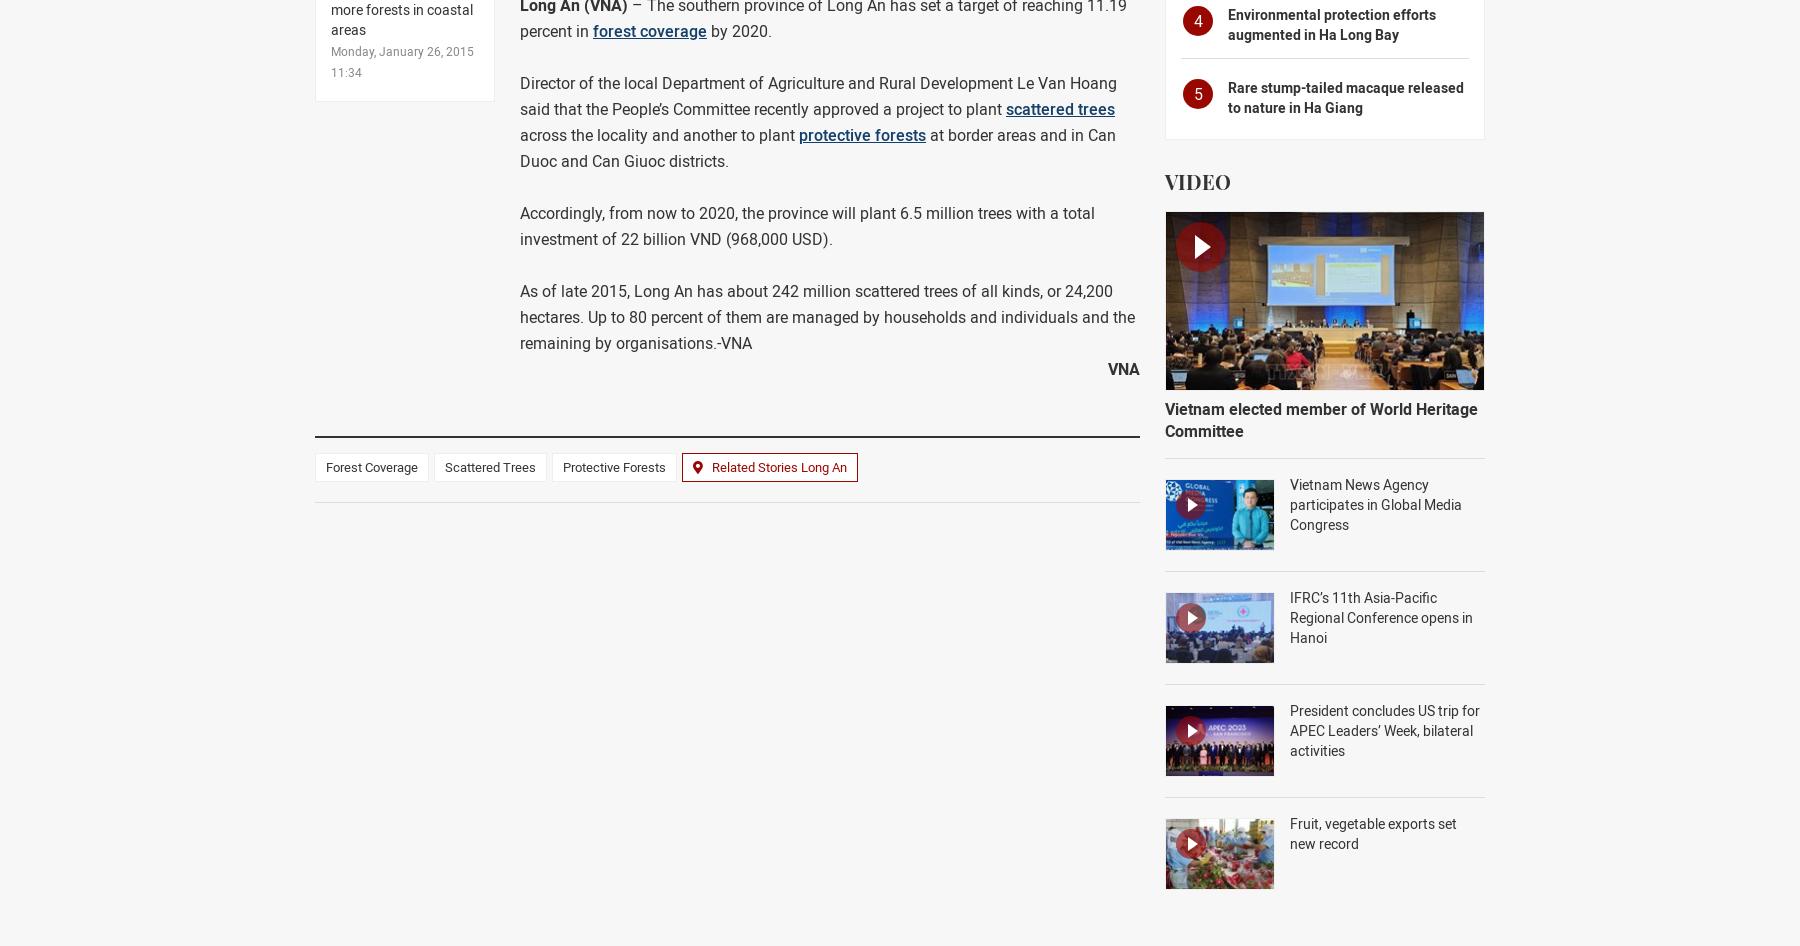 Image resolution: width=1800 pixels, height=946 pixels. Describe the element at coordinates (706, 30) in the screenshot. I see `'by 2020.'` at that location.